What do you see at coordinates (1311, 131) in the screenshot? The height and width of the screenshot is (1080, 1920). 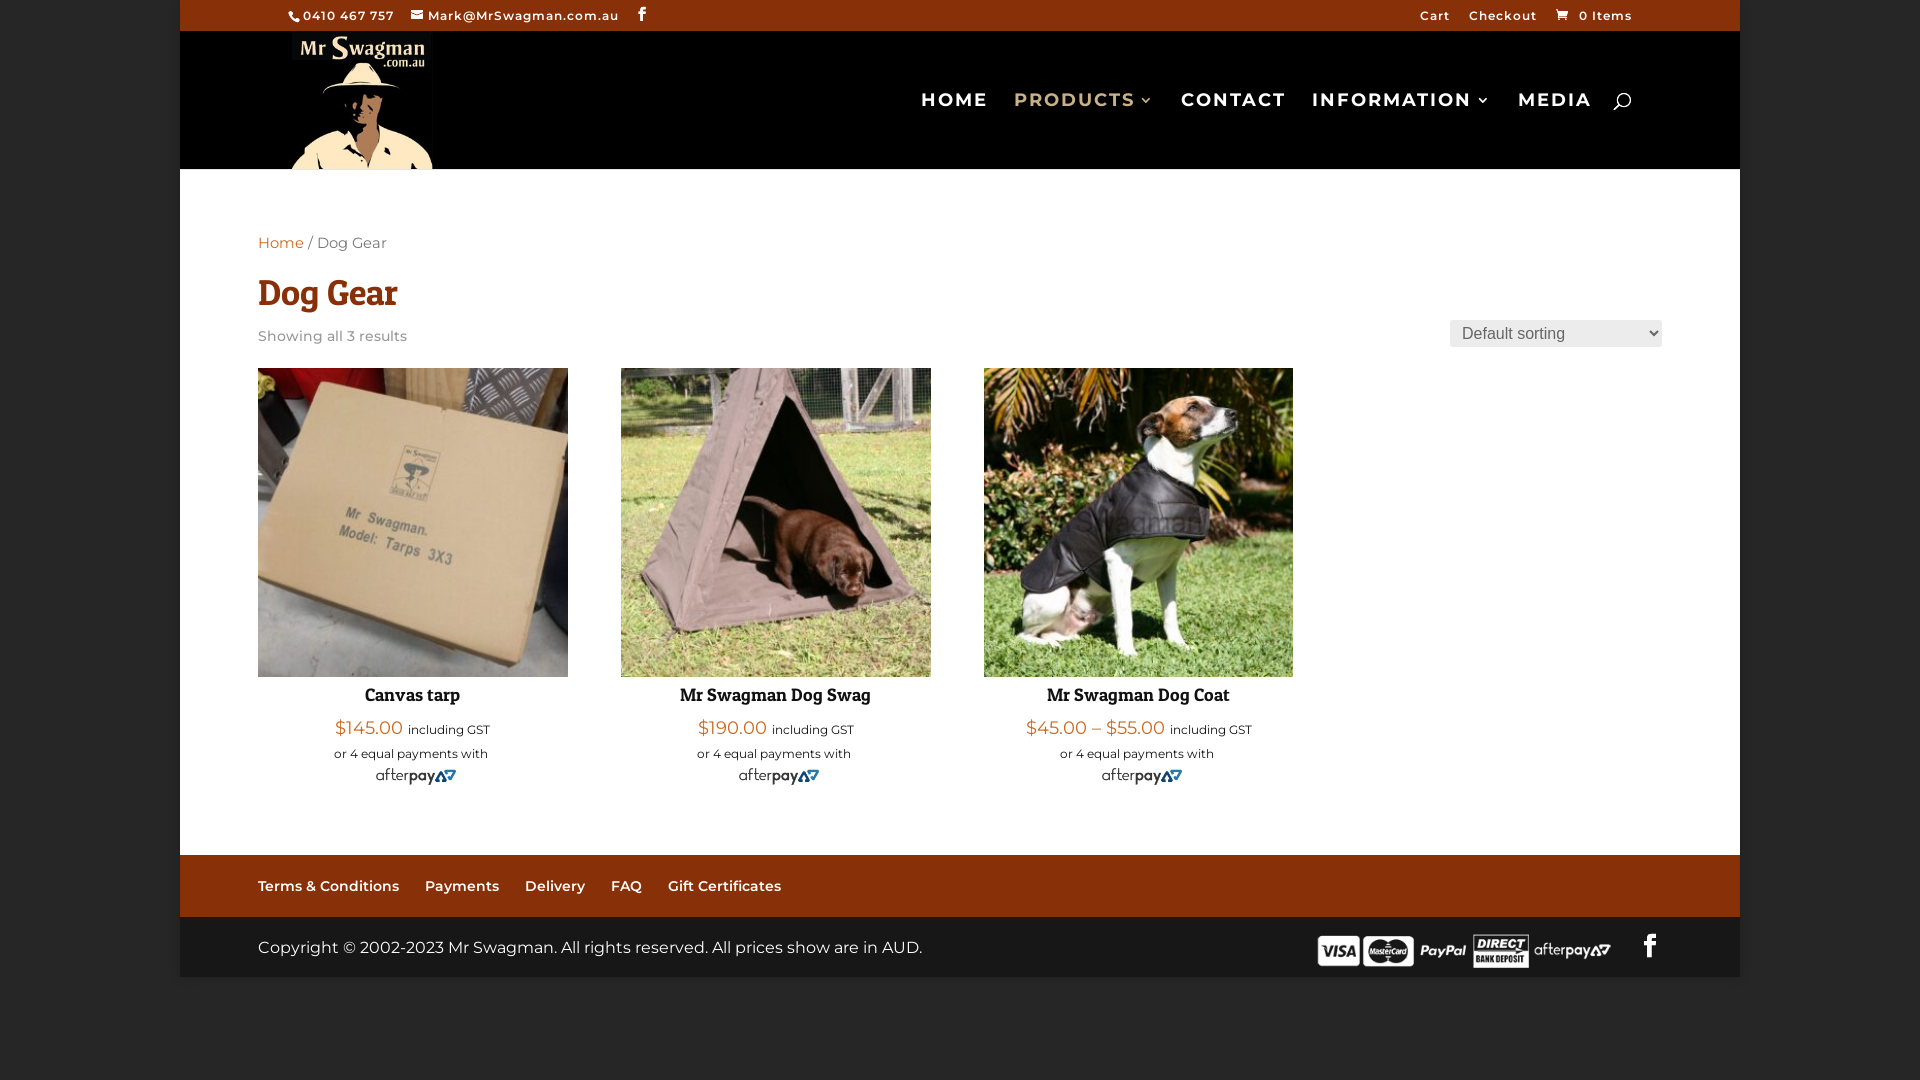 I see `'INFORMATION'` at bounding box center [1311, 131].